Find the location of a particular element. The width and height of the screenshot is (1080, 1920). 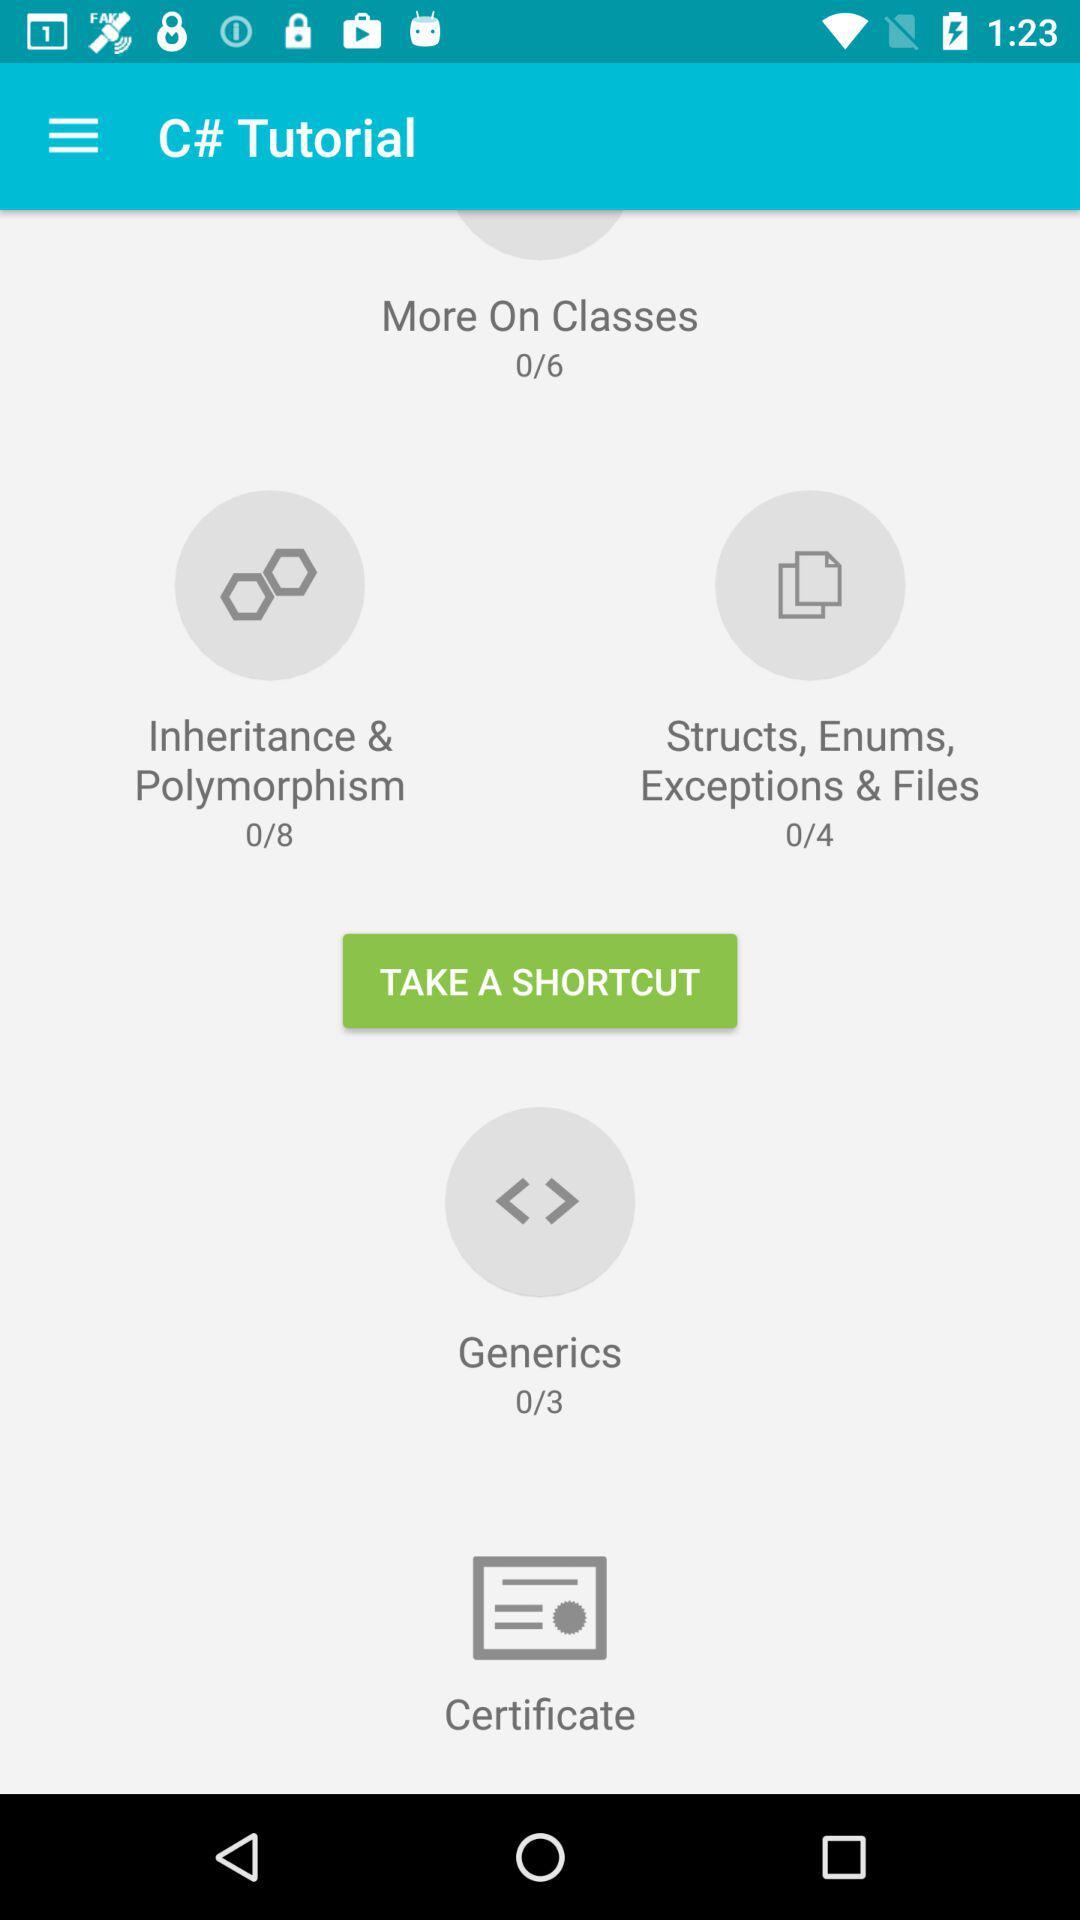

the image above structs enums exceptions  files 04 is located at coordinates (810, 584).